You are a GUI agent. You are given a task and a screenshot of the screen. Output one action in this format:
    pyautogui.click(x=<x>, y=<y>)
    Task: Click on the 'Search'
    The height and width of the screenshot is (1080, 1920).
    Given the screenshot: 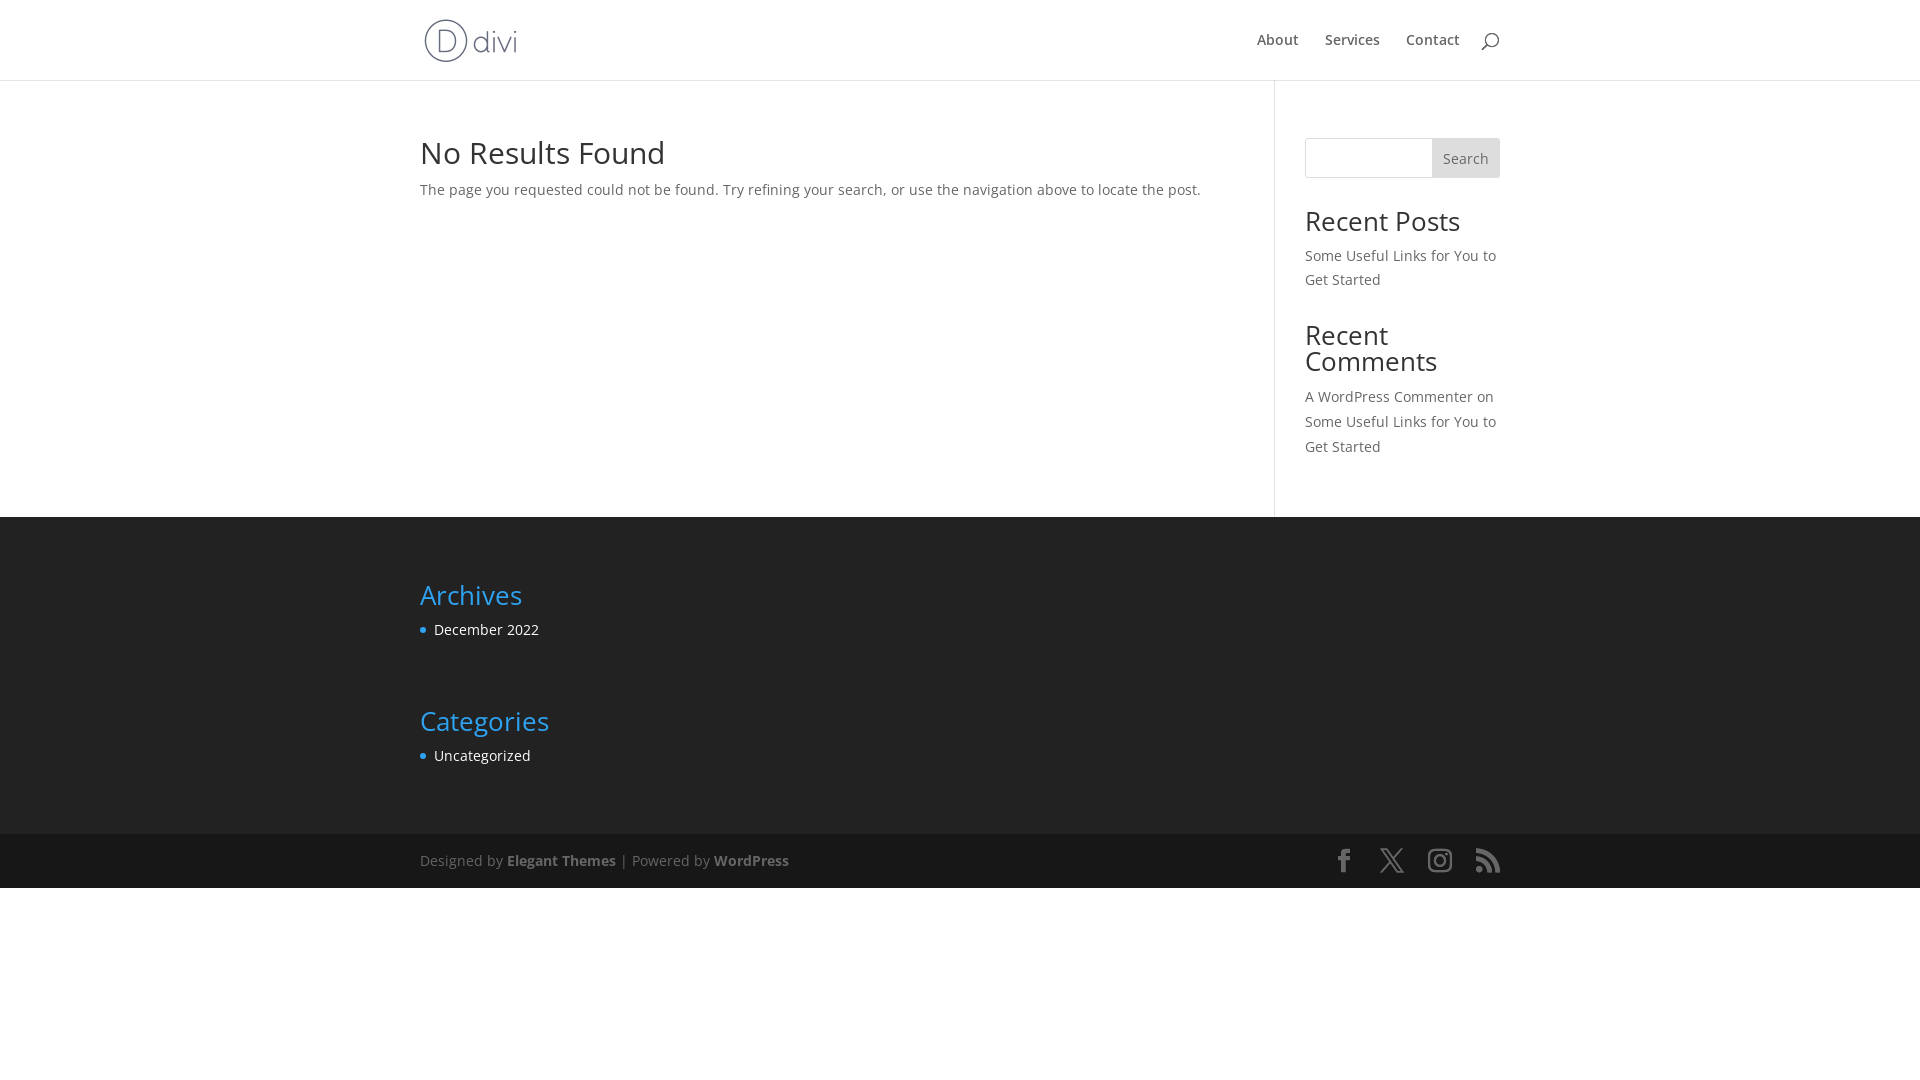 What is the action you would take?
    pyautogui.click(x=1430, y=157)
    